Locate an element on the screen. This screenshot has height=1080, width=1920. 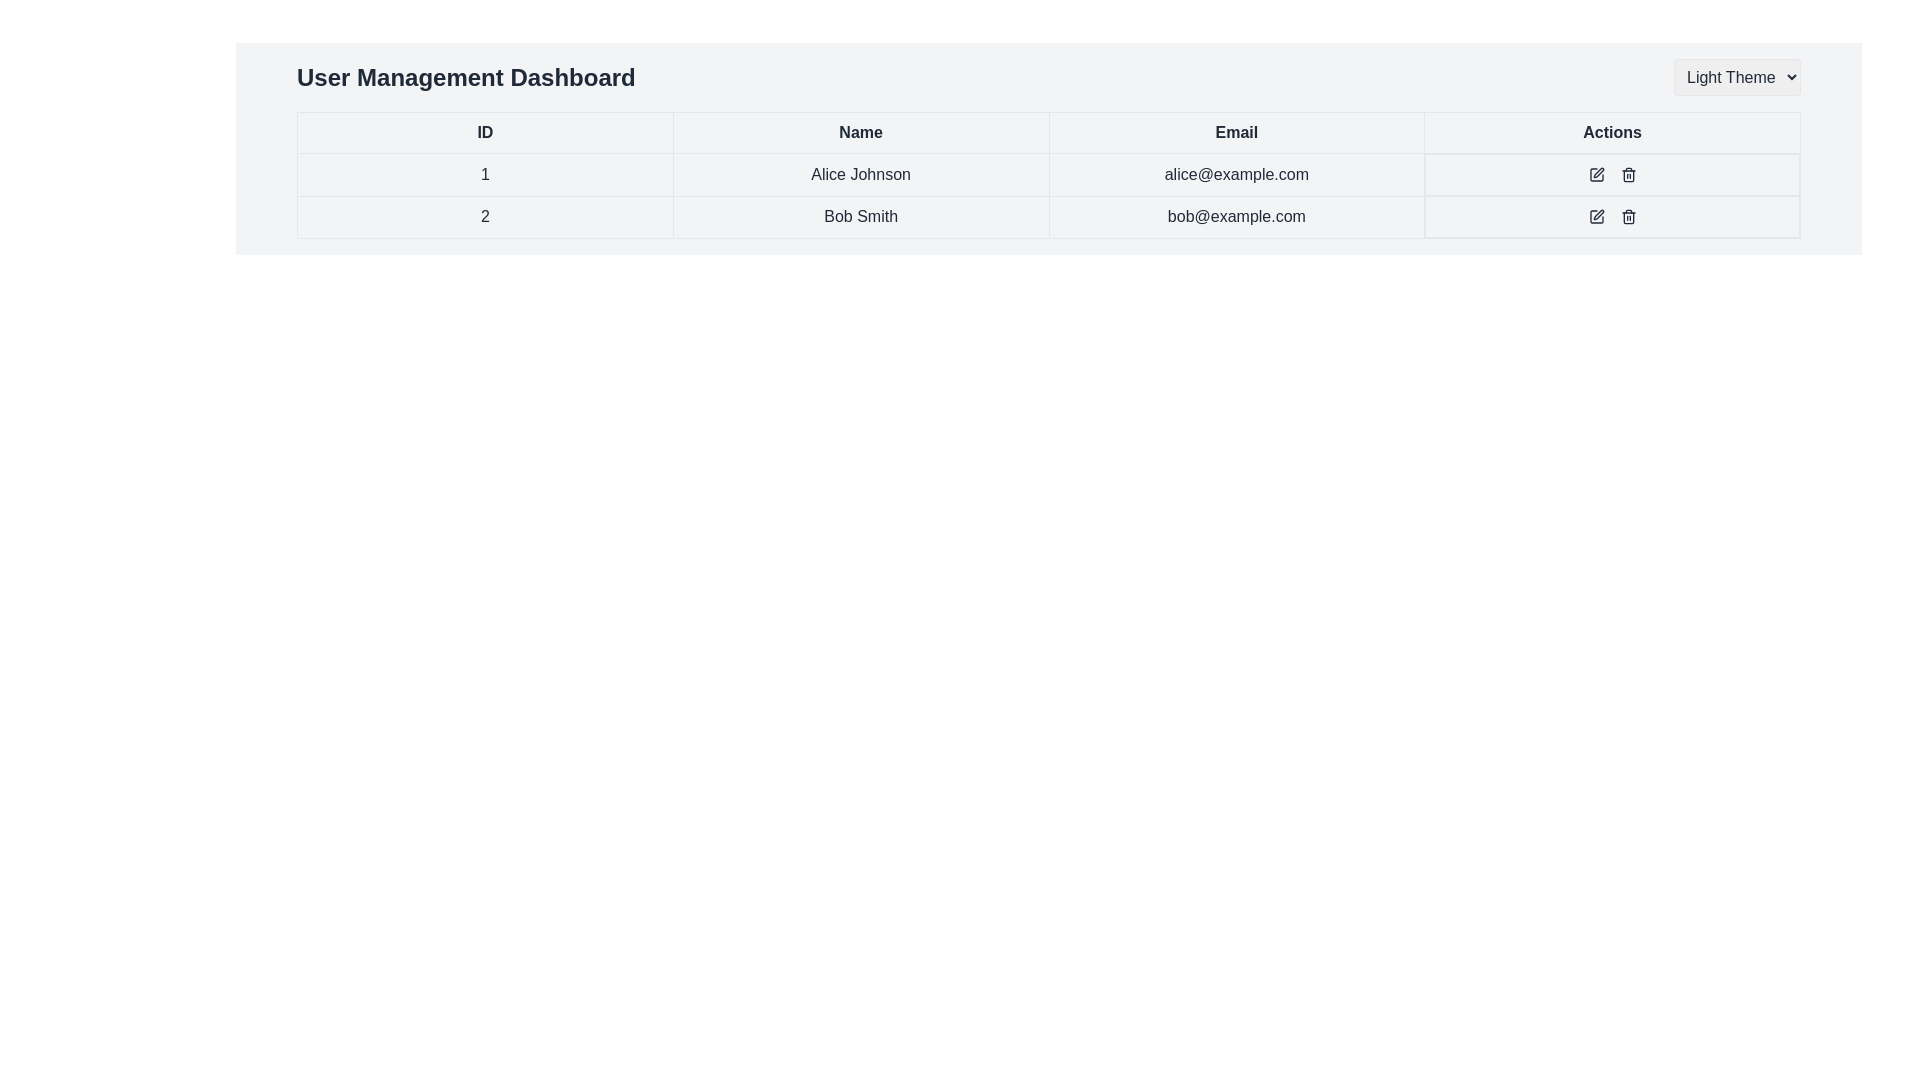
the second row of the user information table to interact with the edit or delete icons is located at coordinates (1048, 216).